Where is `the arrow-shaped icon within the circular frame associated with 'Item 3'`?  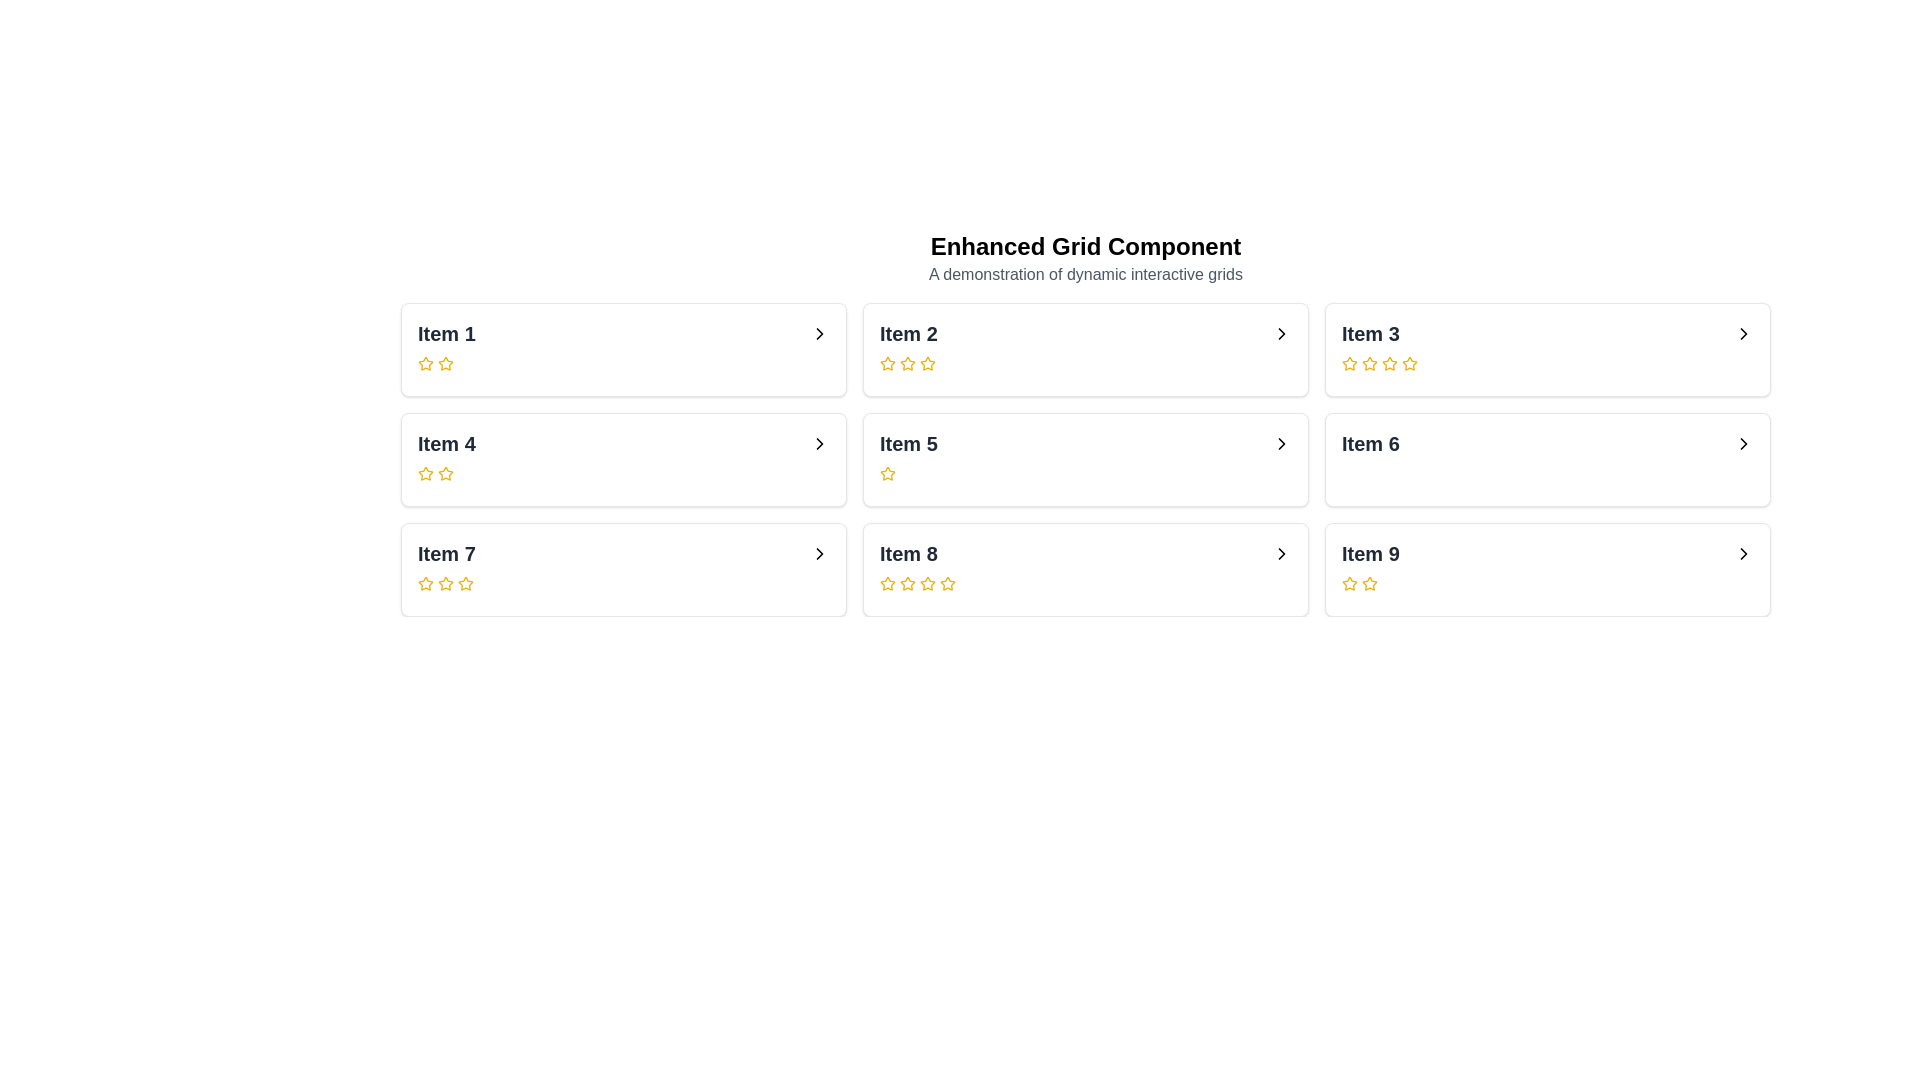 the arrow-shaped icon within the circular frame associated with 'Item 3' is located at coordinates (1742, 333).